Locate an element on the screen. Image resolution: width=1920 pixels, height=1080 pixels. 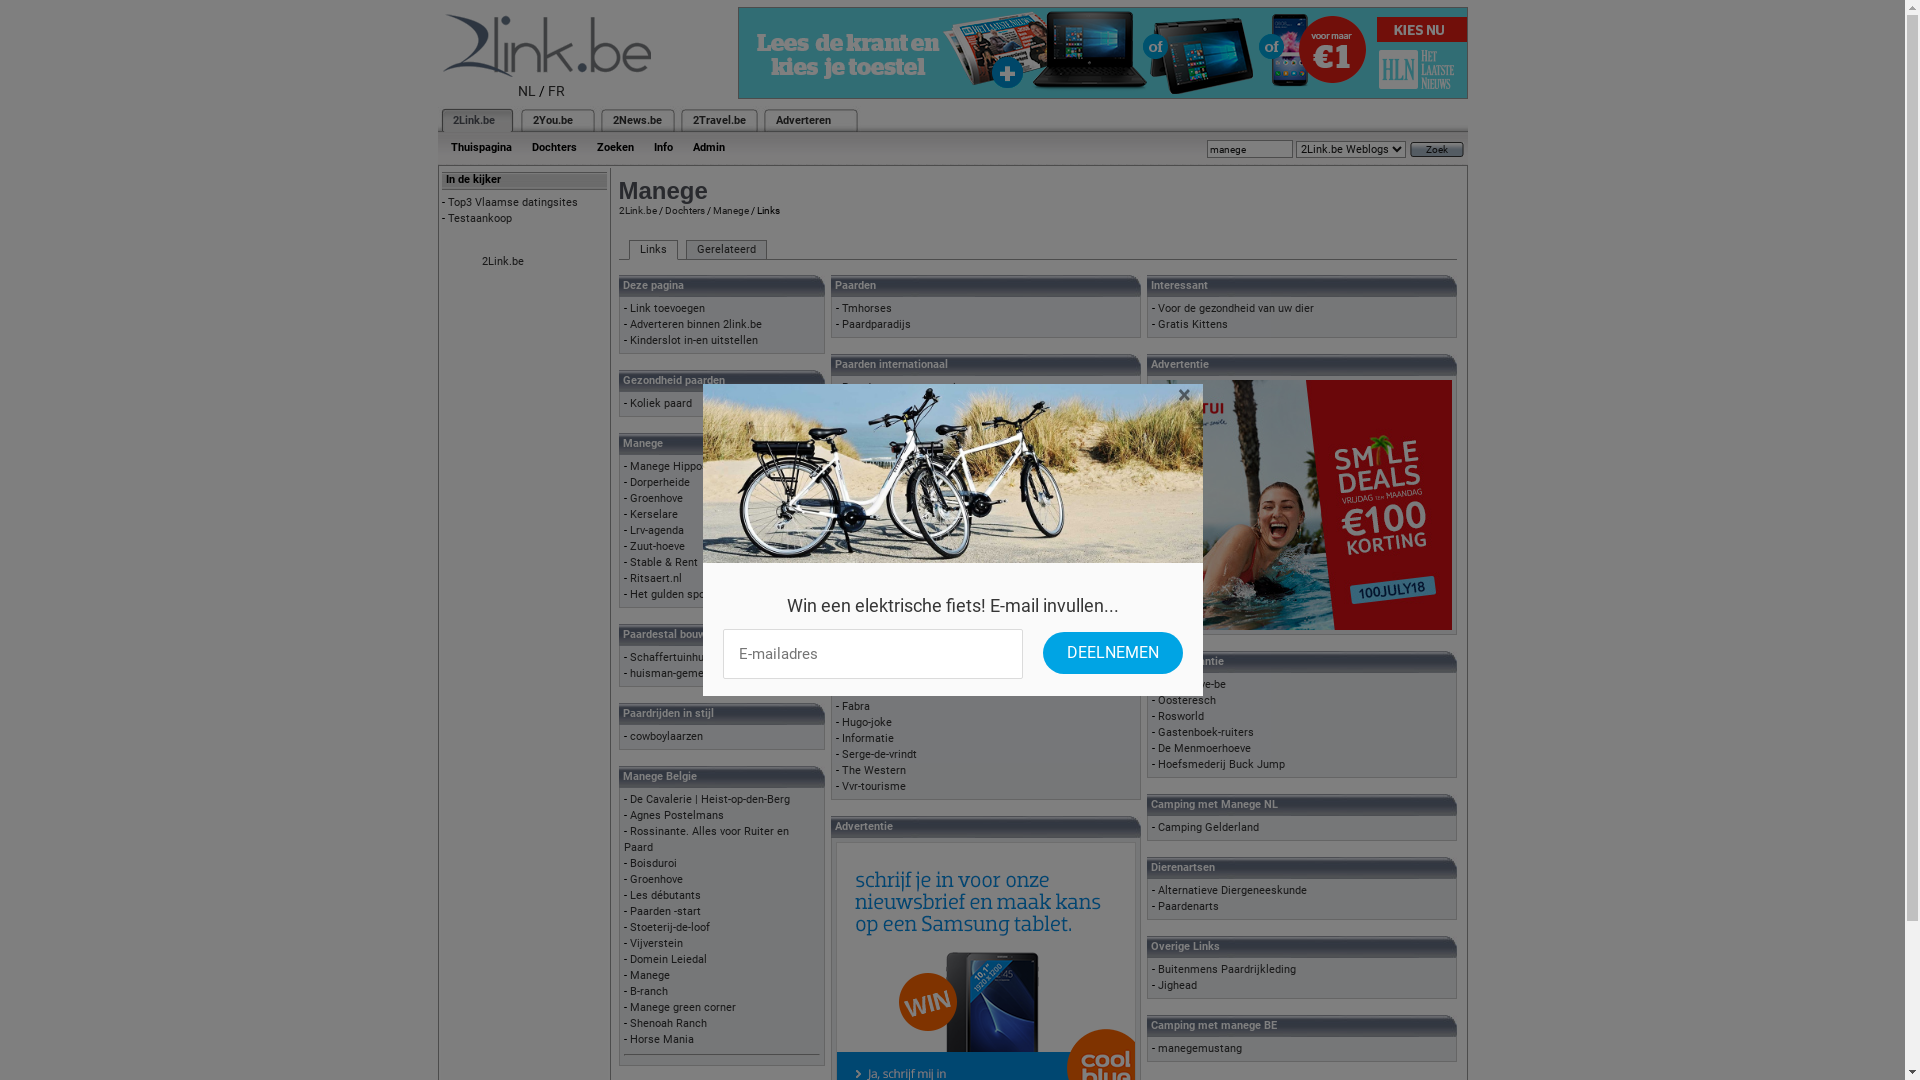
'Nordpferde' is located at coordinates (869, 451).